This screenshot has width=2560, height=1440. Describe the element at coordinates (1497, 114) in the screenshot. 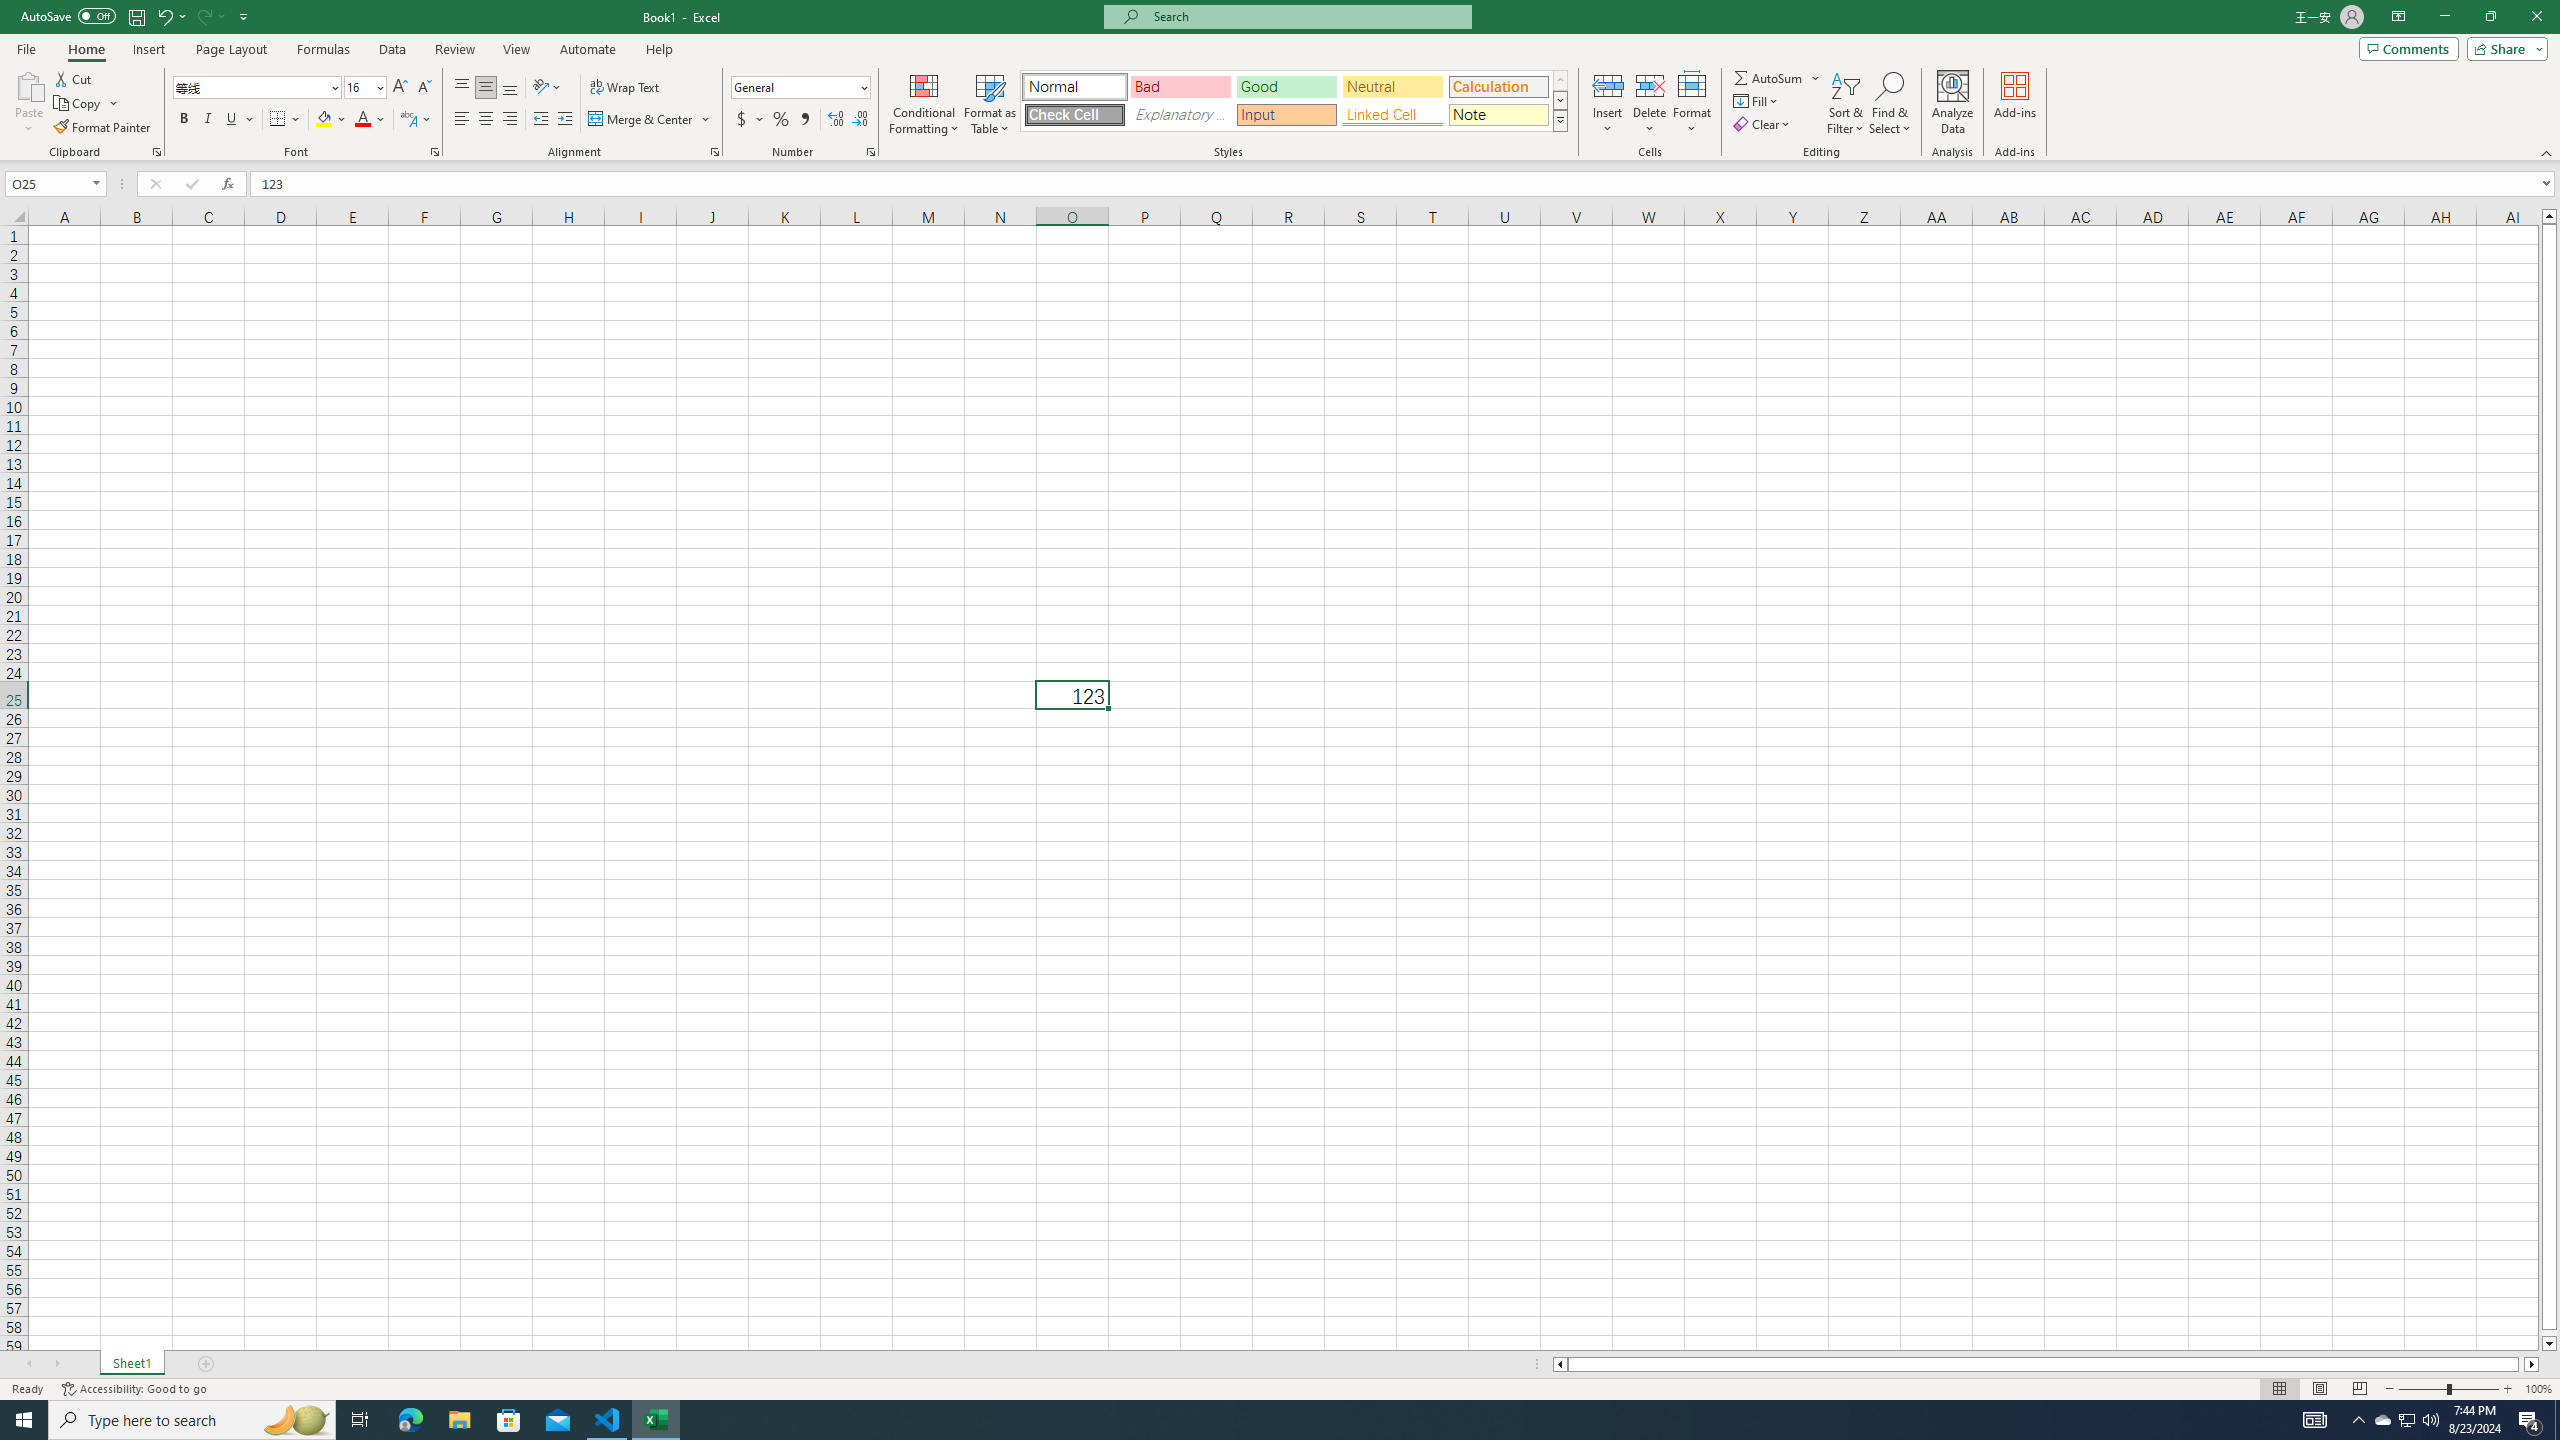

I see `'Note'` at that location.